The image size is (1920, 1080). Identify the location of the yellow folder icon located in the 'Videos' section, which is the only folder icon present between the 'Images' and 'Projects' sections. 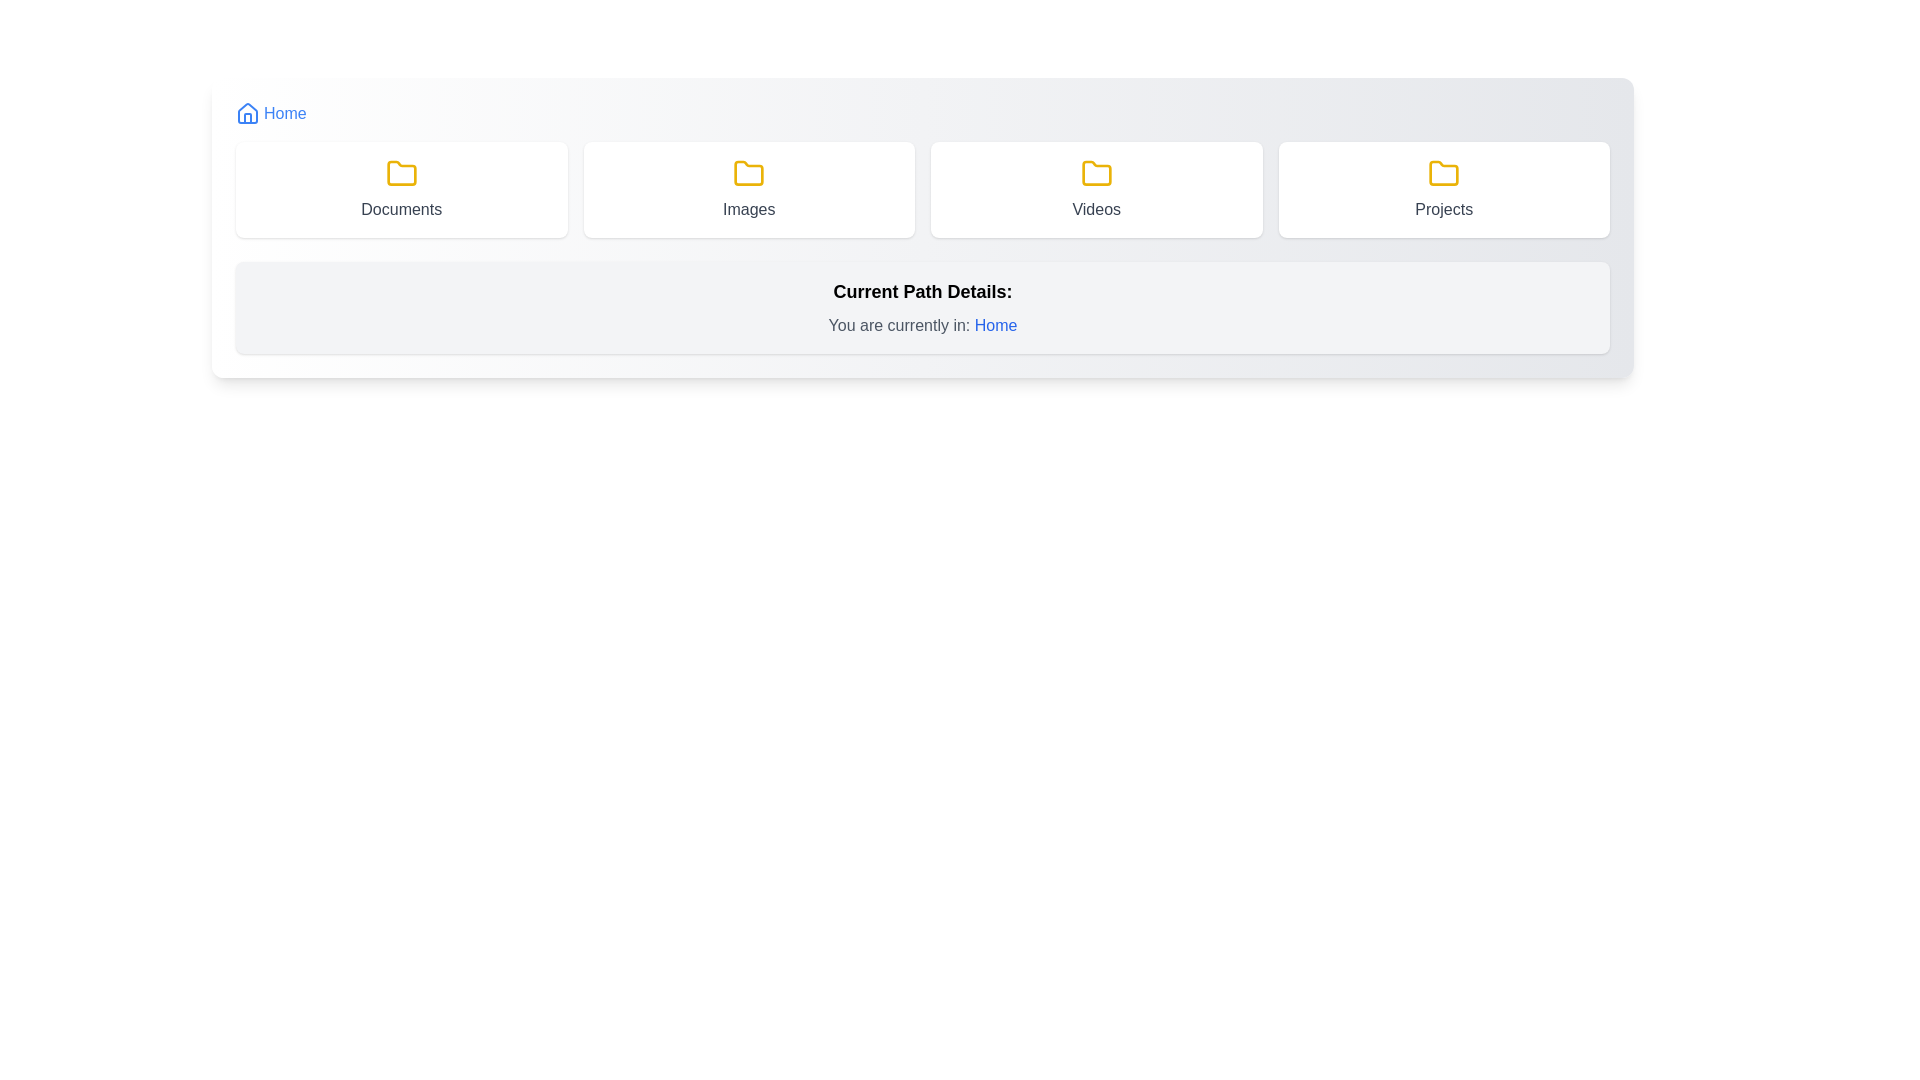
(1095, 172).